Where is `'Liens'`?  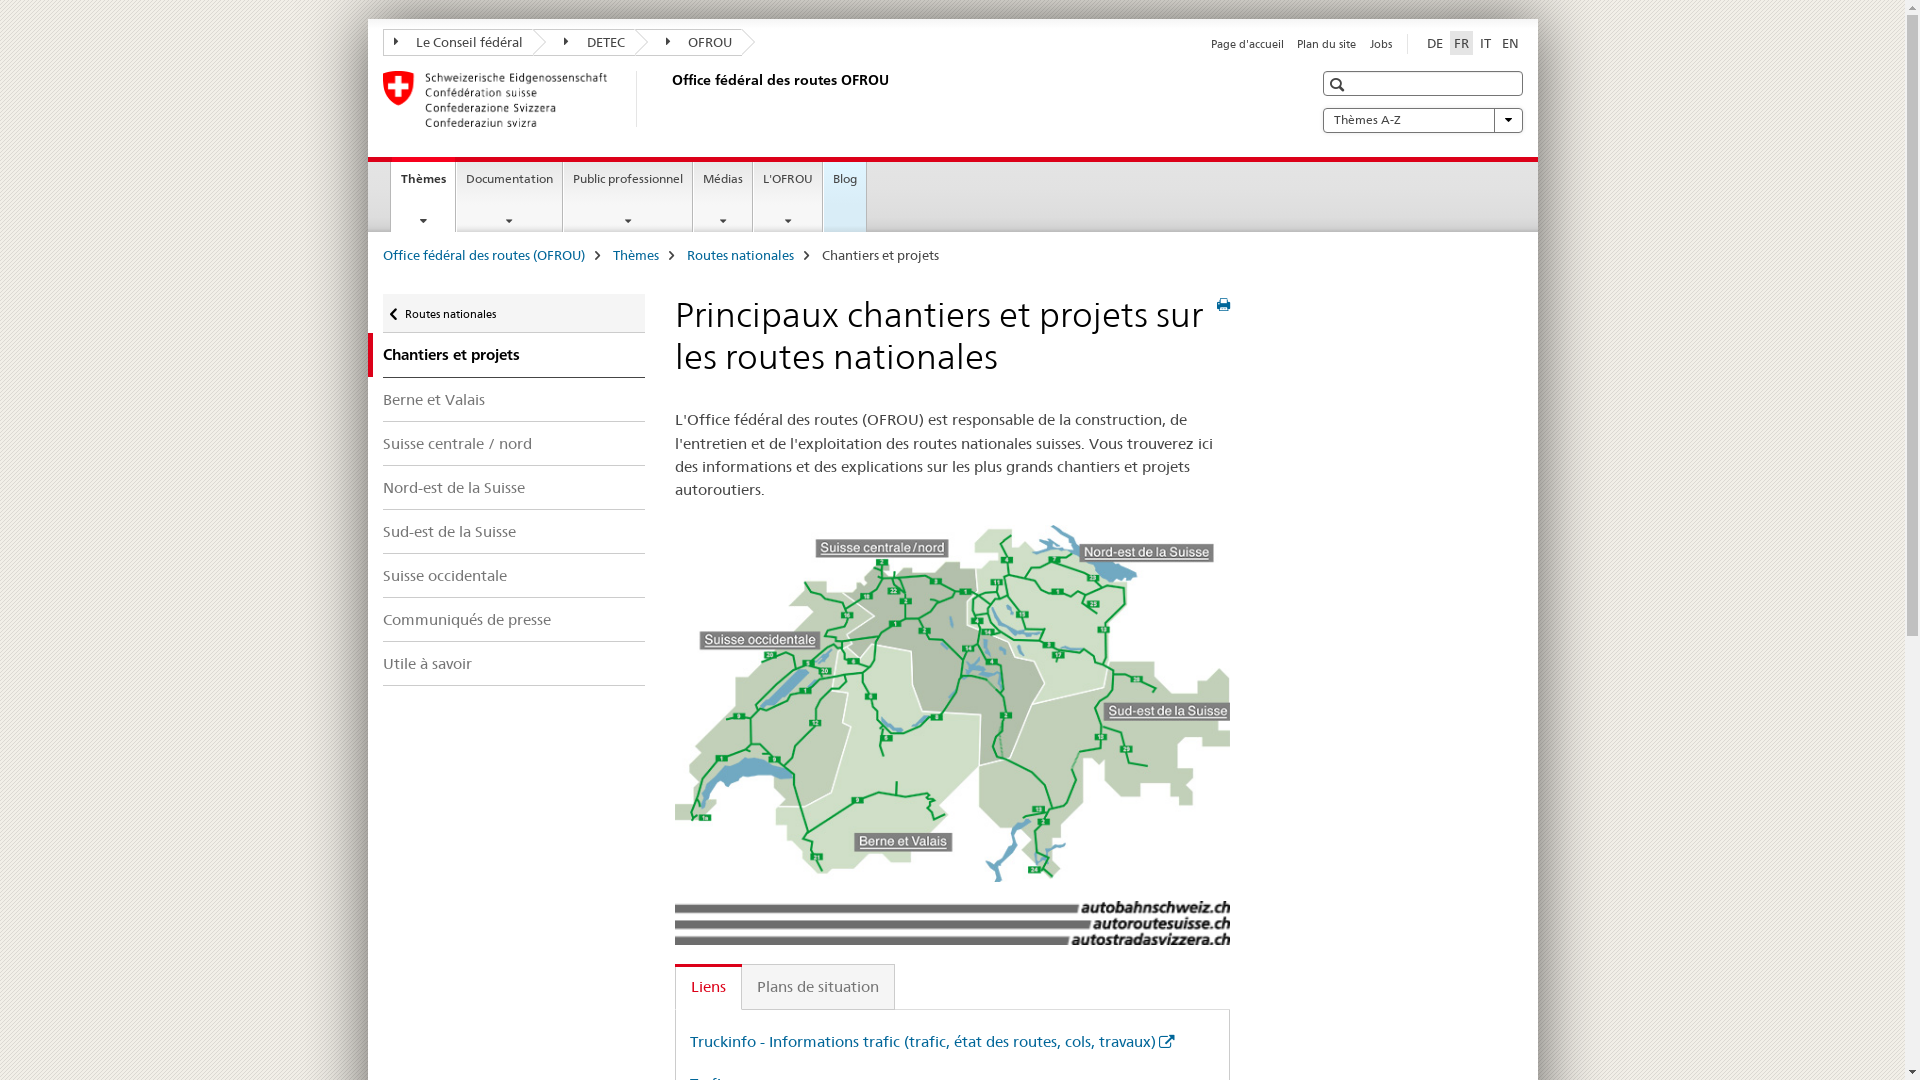 'Liens' is located at coordinates (708, 986).